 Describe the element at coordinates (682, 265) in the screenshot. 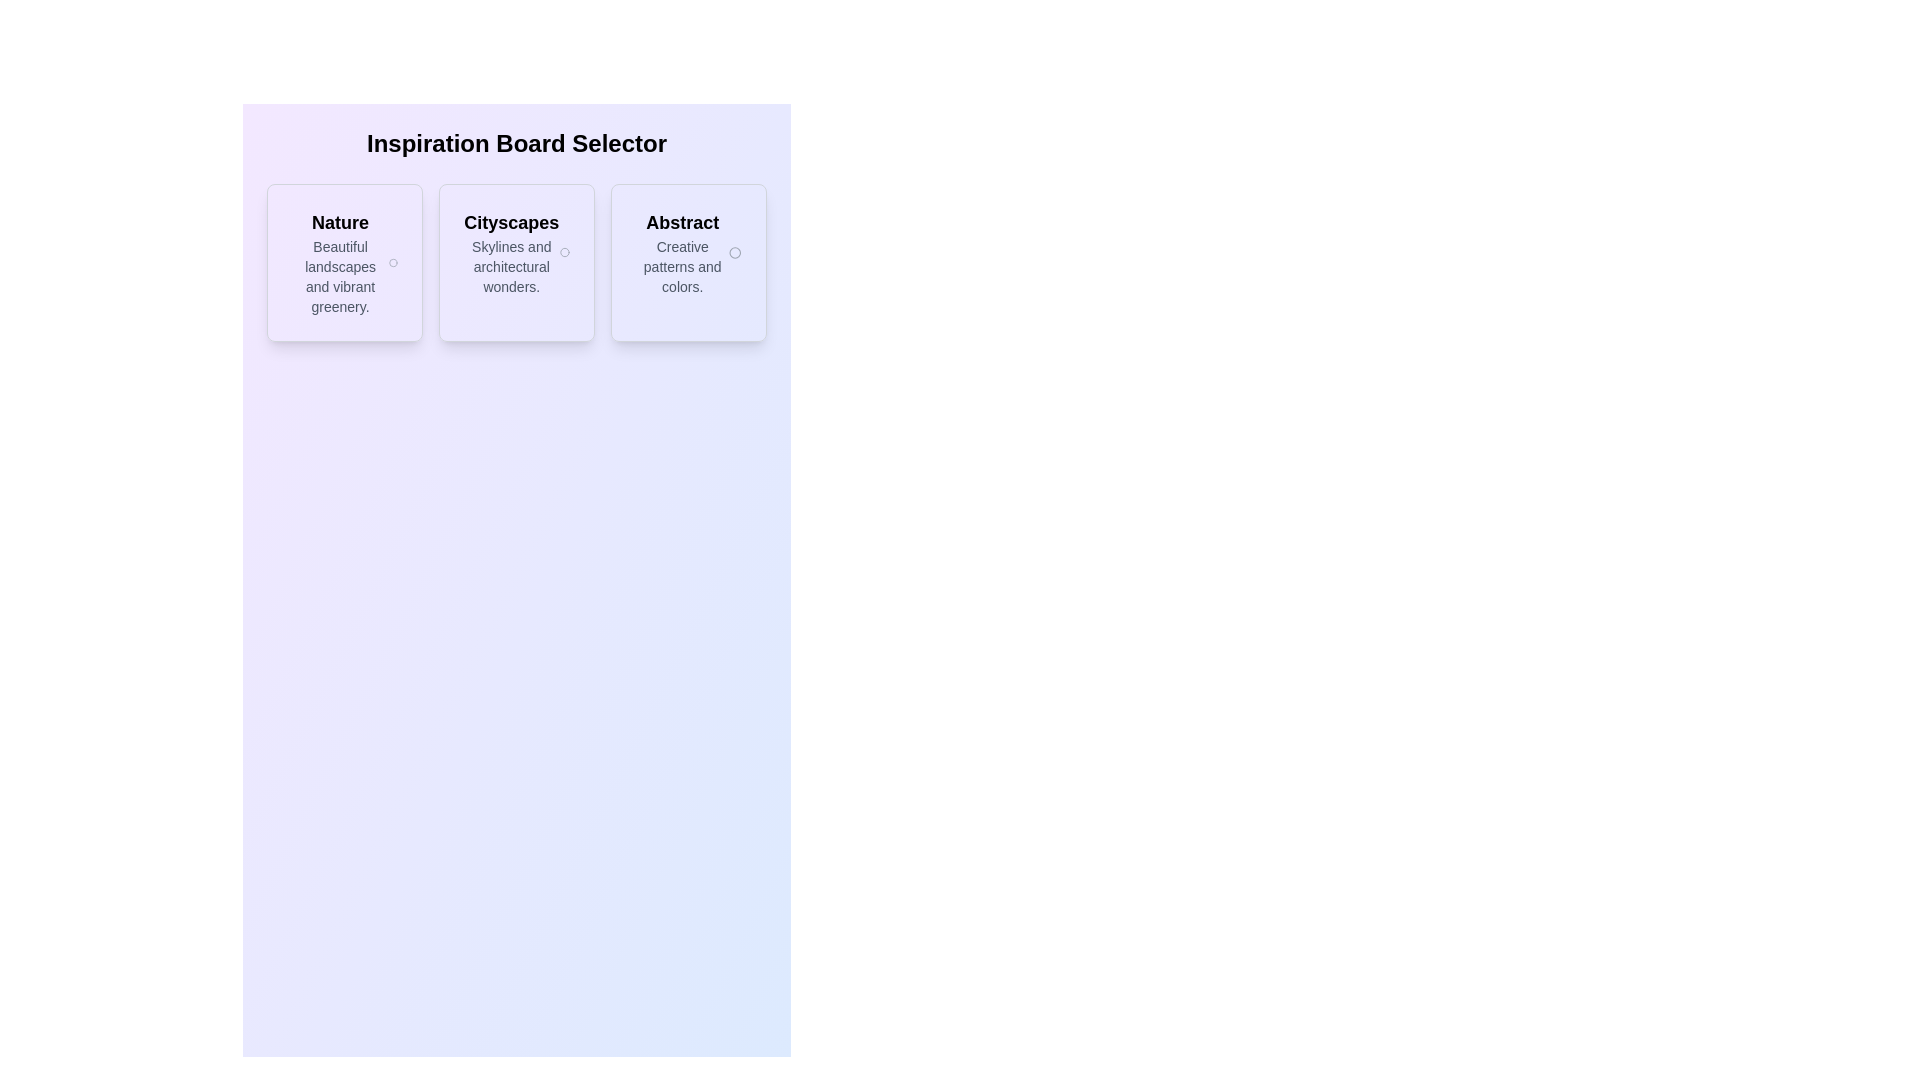

I see `the text block displaying 'Creative patterns and colors.' located below the title 'Abstract' in the rightmost card of the 'Inspiration Board Selector' interface` at that location.